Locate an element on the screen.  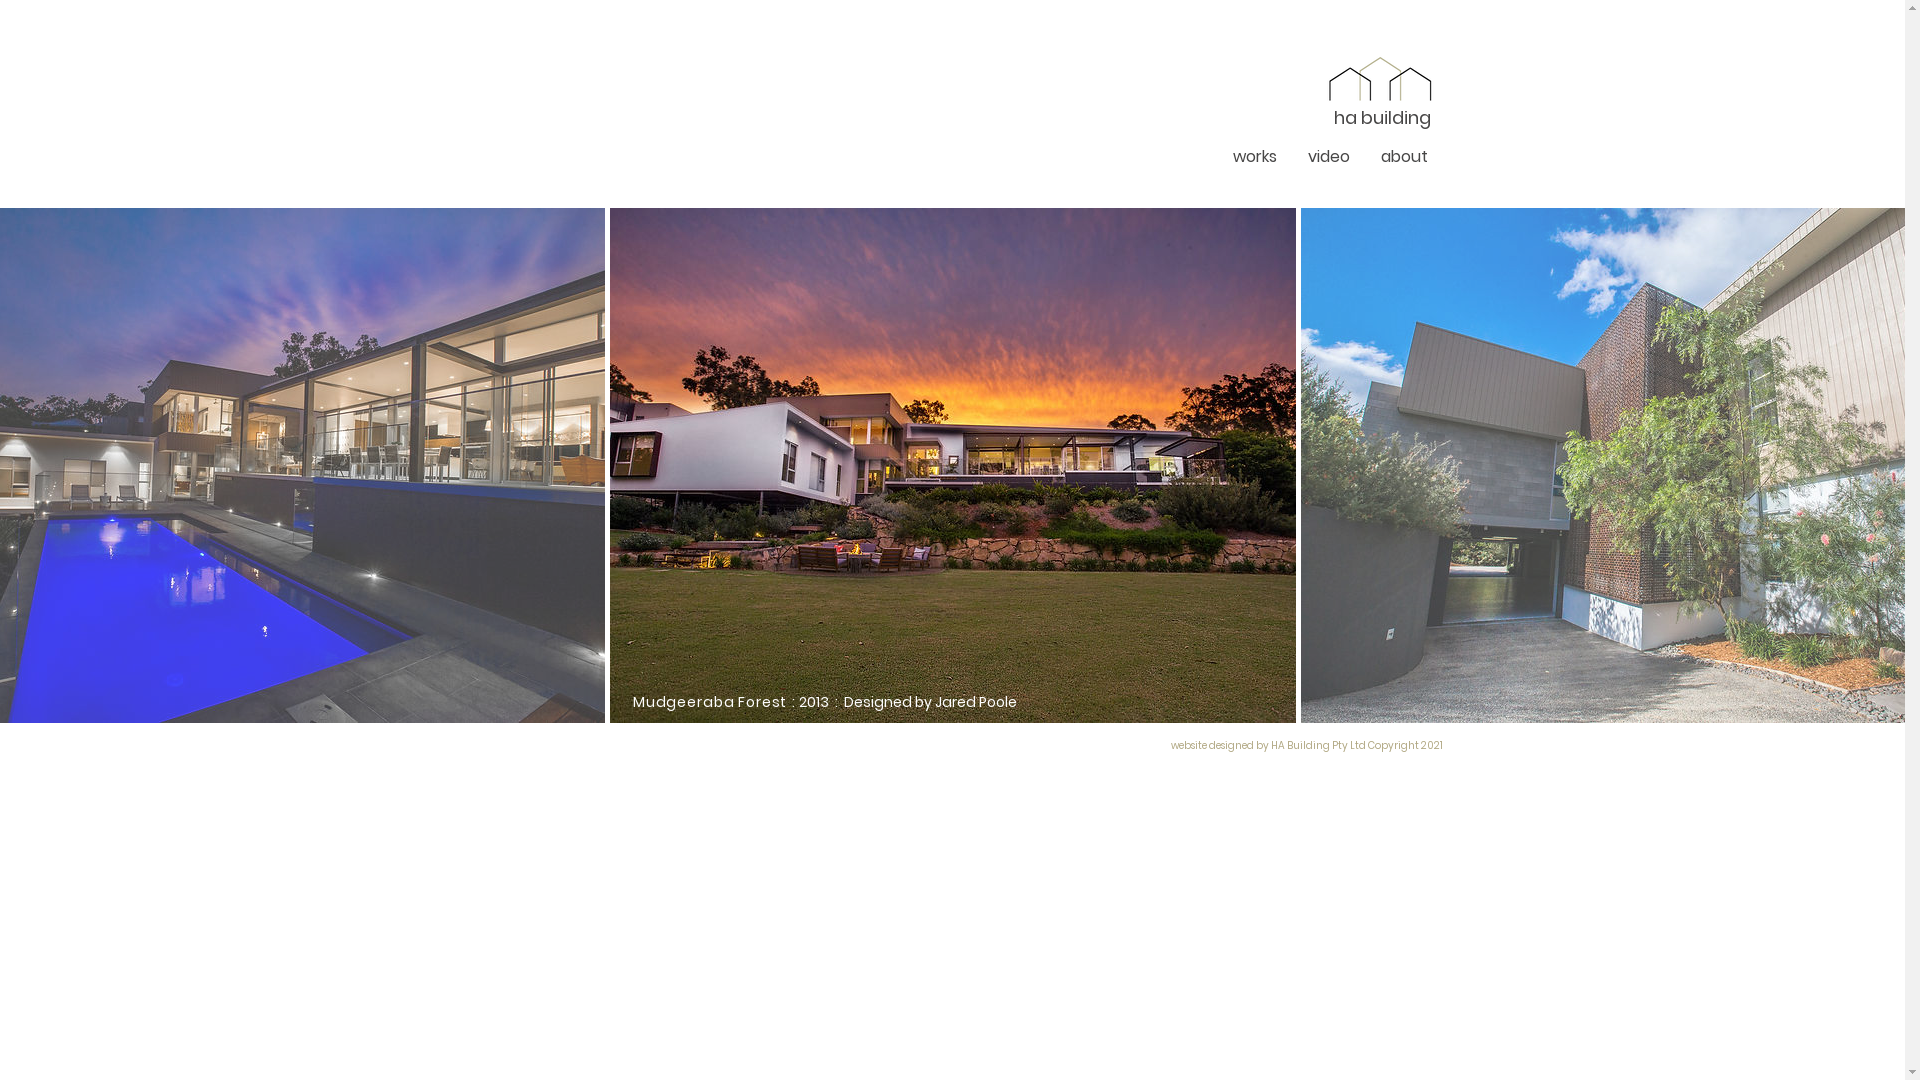
'video' is located at coordinates (1291, 155).